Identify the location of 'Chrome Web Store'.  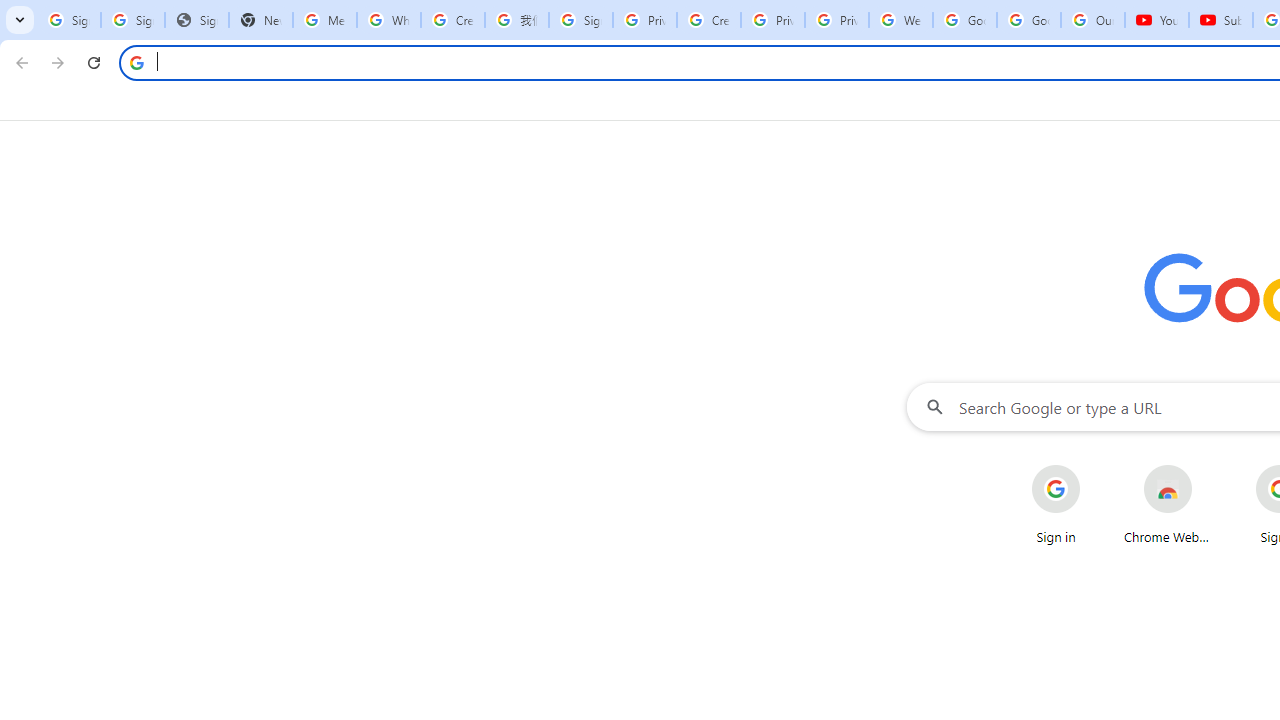
(1168, 504).